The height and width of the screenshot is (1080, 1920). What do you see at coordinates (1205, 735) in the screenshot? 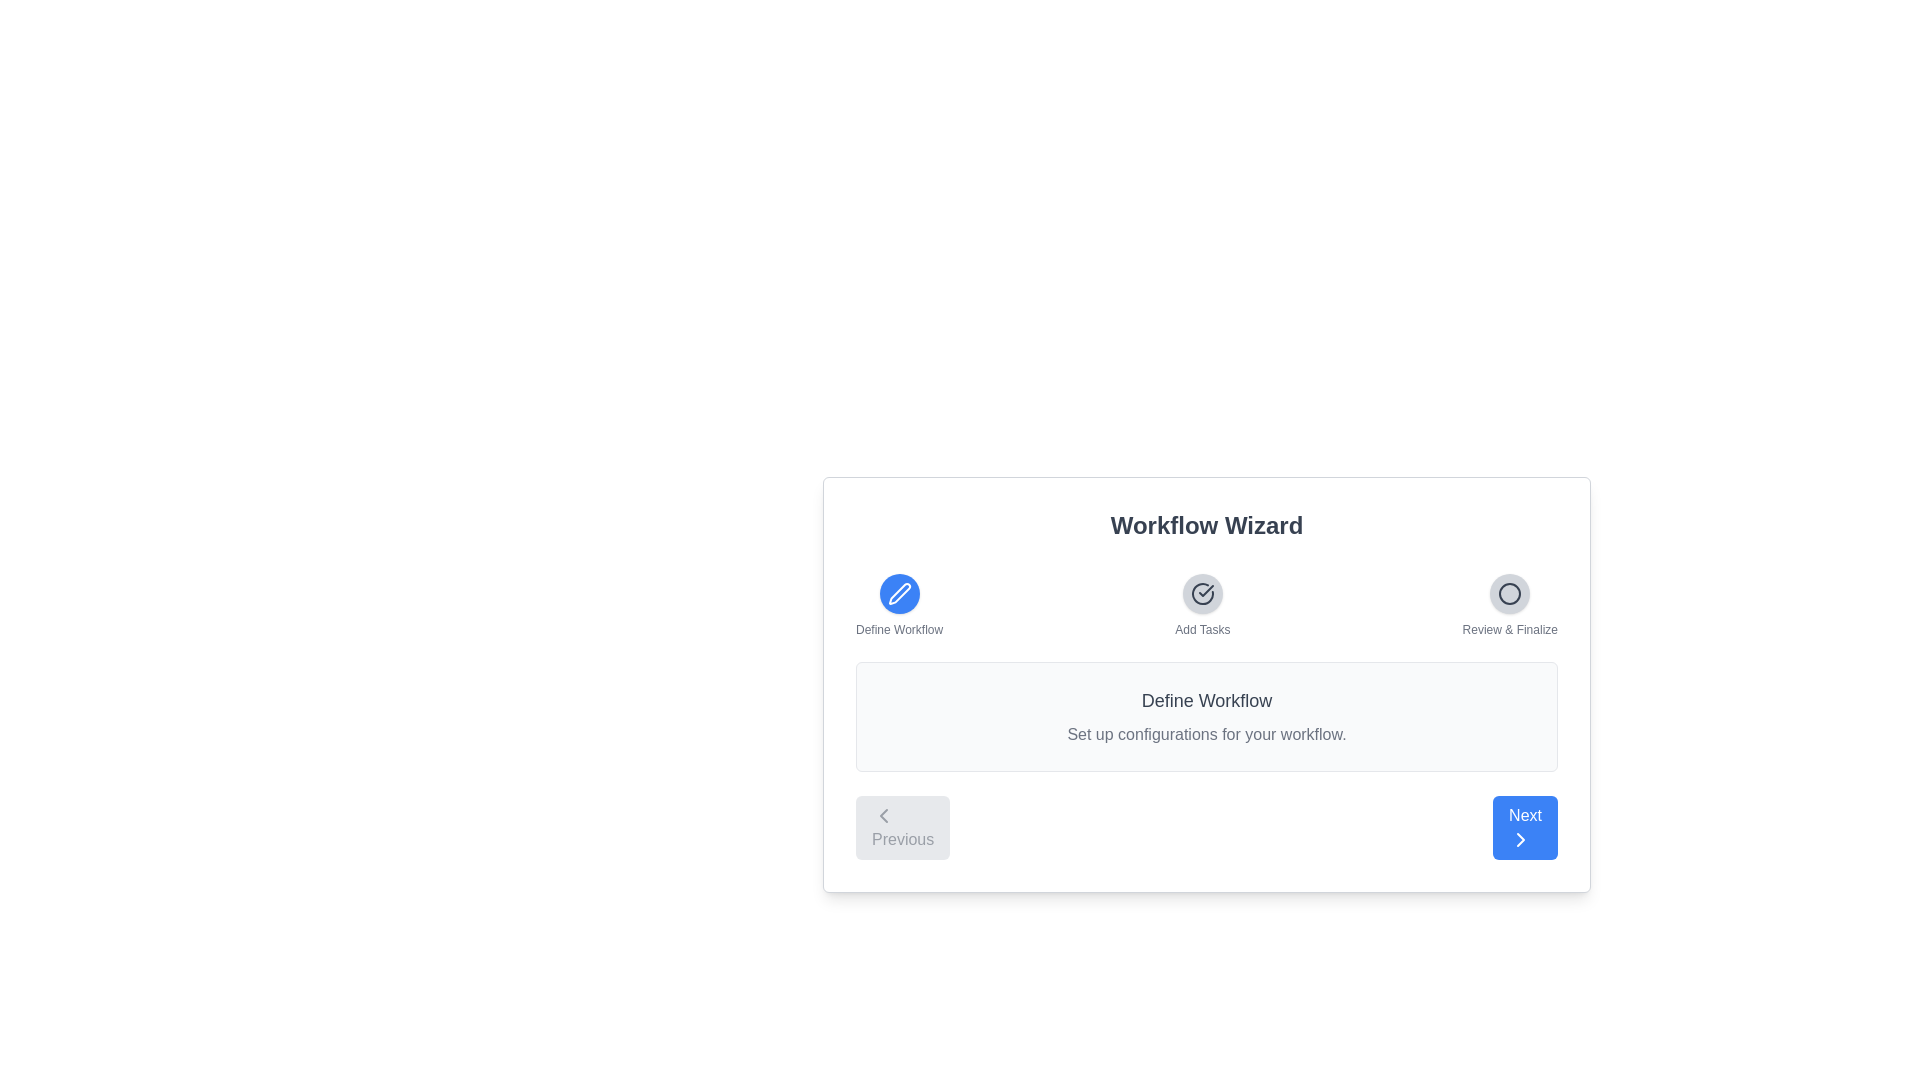
I see `text label providing guidance for the workflow setup process, located below the header 'Define Workflow' and within a panel with a light gray background` at bounding box center [1205, 735].